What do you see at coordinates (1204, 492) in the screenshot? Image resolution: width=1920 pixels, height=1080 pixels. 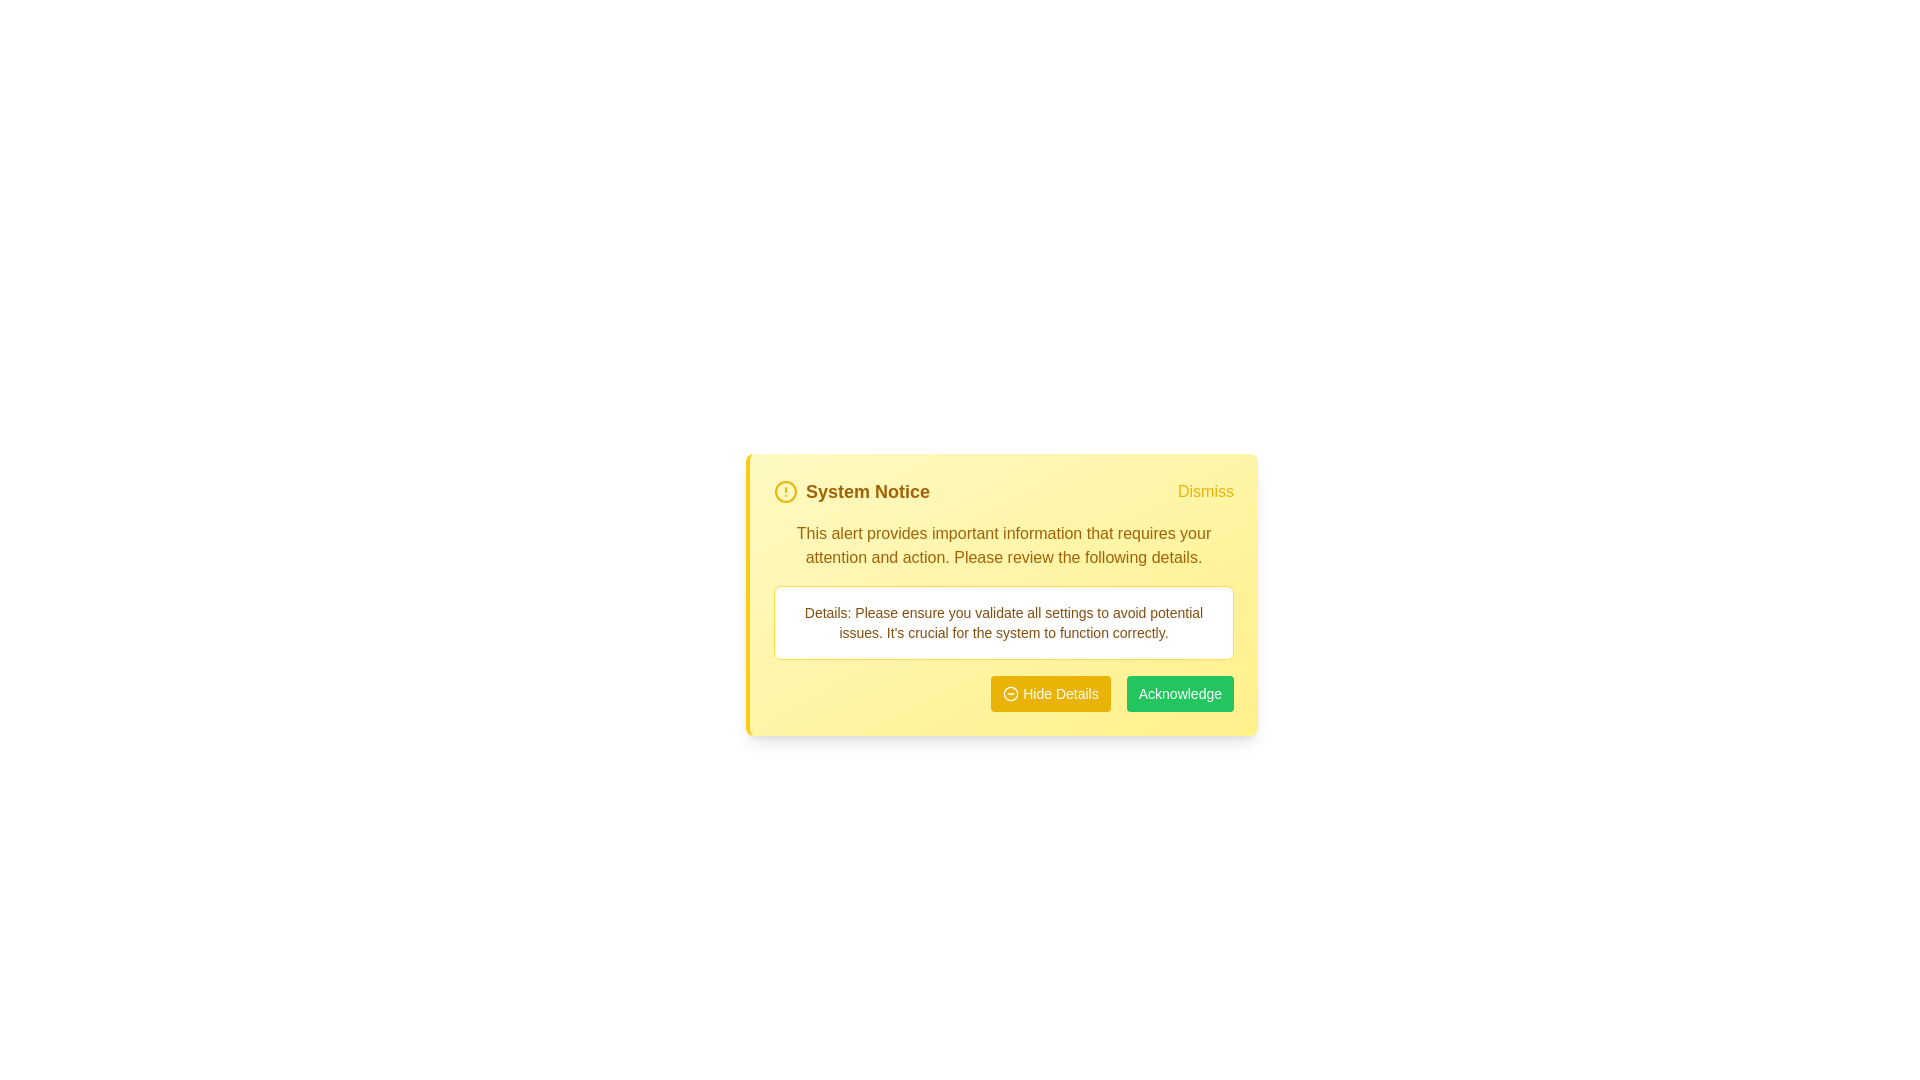 I see `the 'Dismiss' button to close the alert` at bounding box center [1204, 492].